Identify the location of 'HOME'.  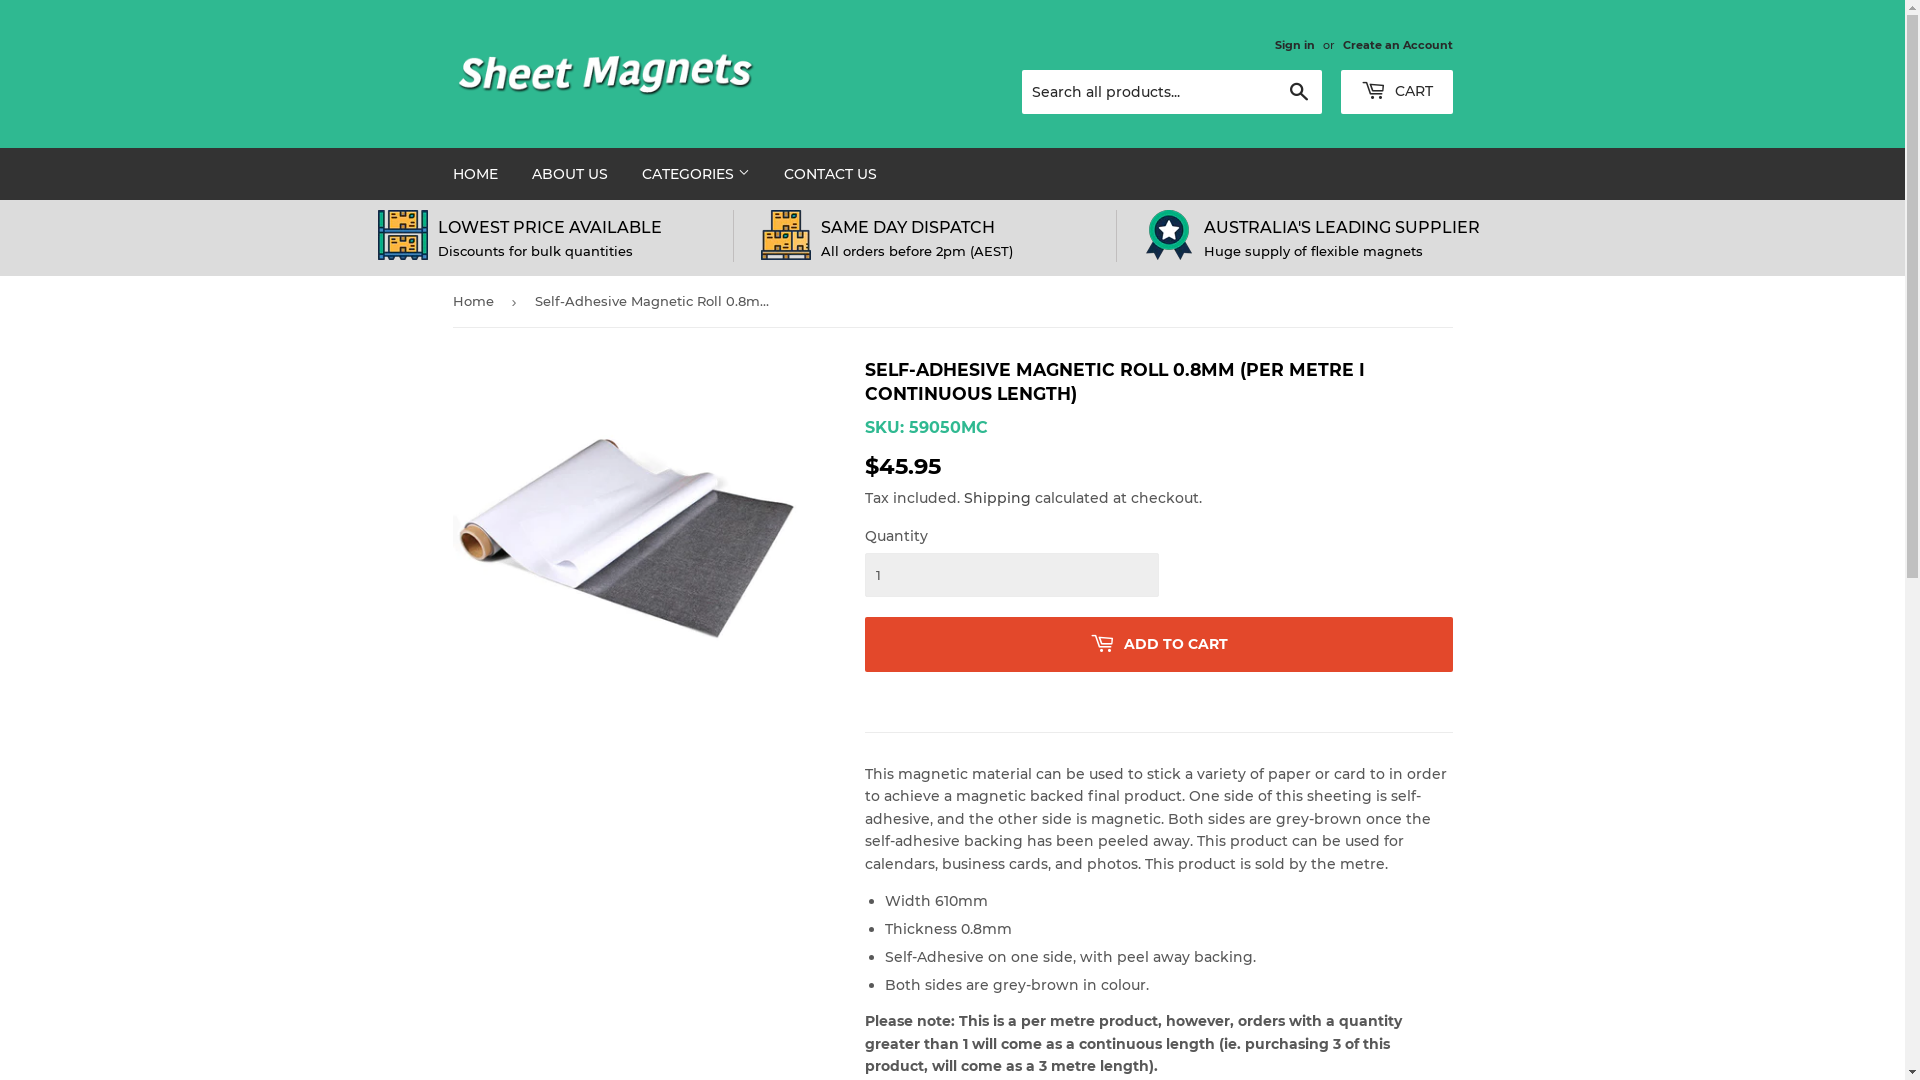
(474, 172).